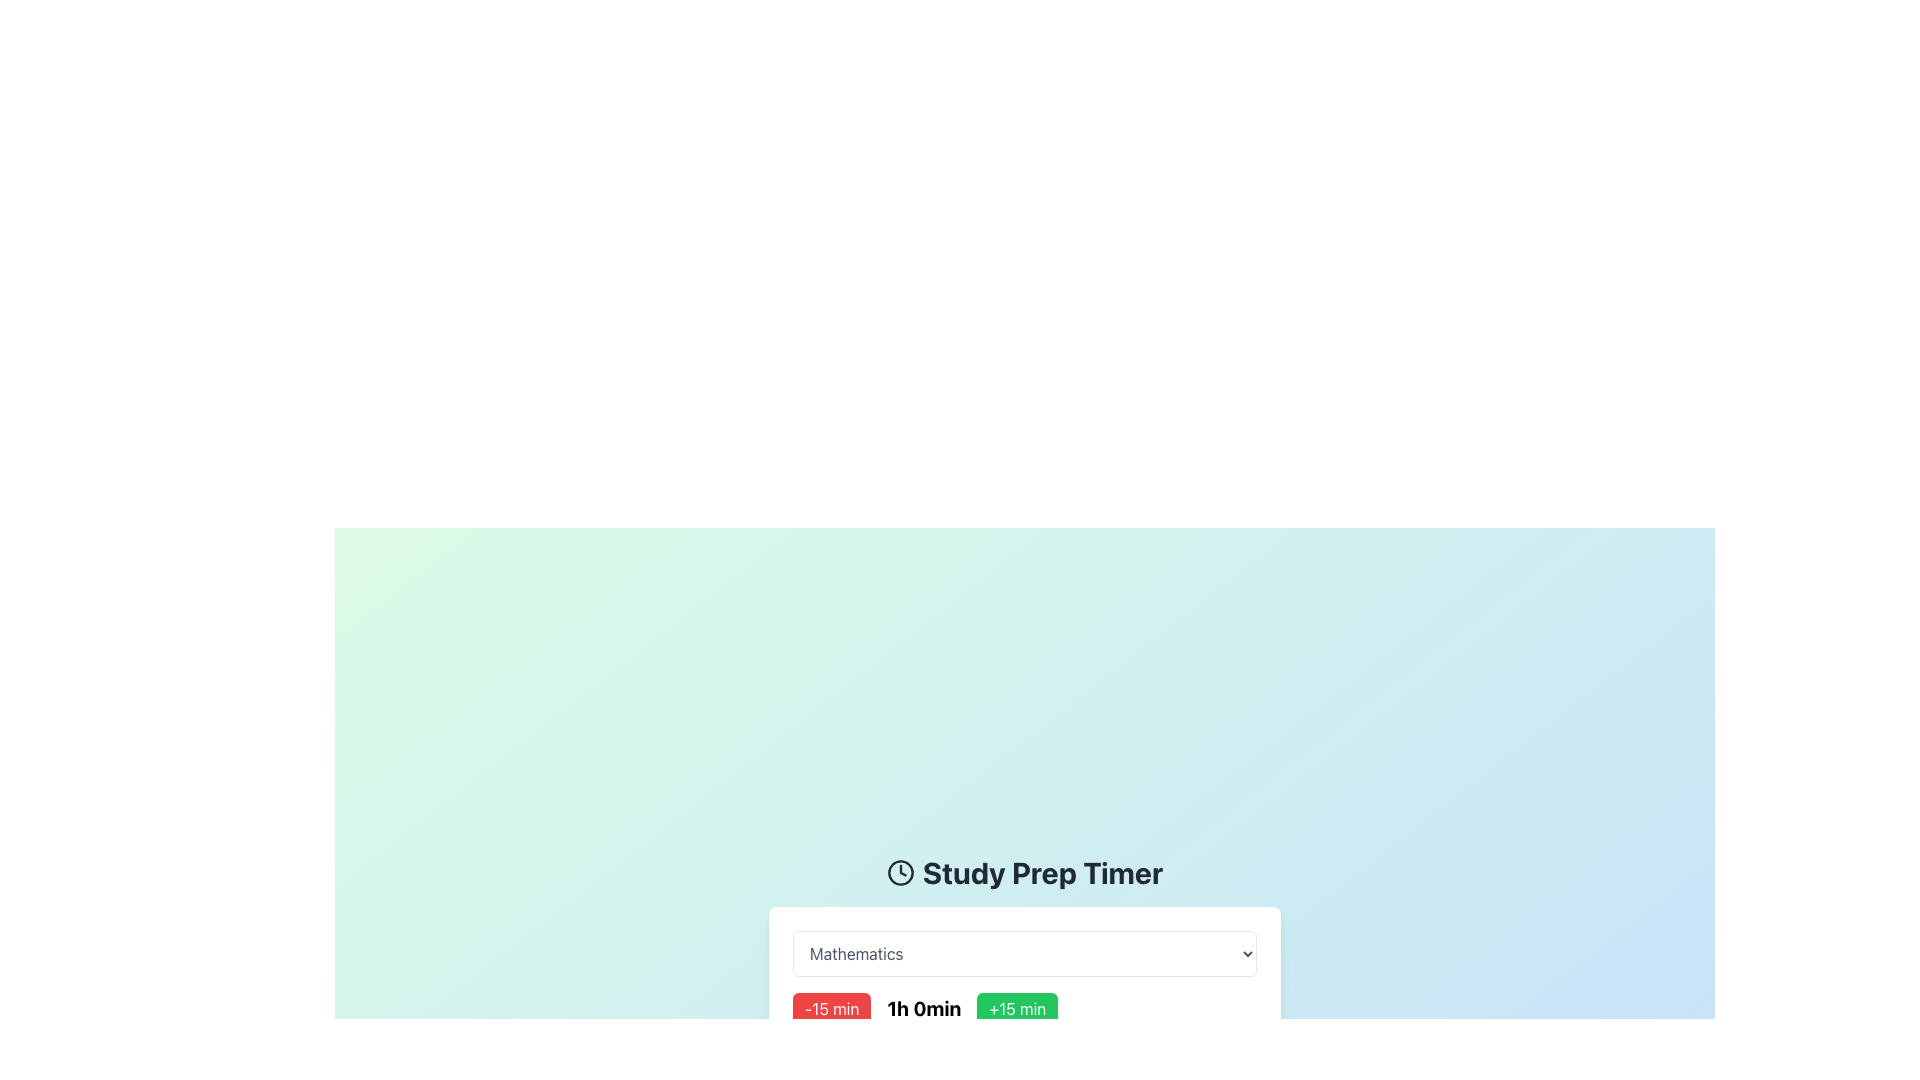 The width and height of the screenshot is (1920, 1080). What do you see at coordinates (1025, 871) in the screenshot?
I see `the static text element labeled 'Study Prep Timer' with a clock icon, located near the top center of the interface` at bounding box center [1025, 871].